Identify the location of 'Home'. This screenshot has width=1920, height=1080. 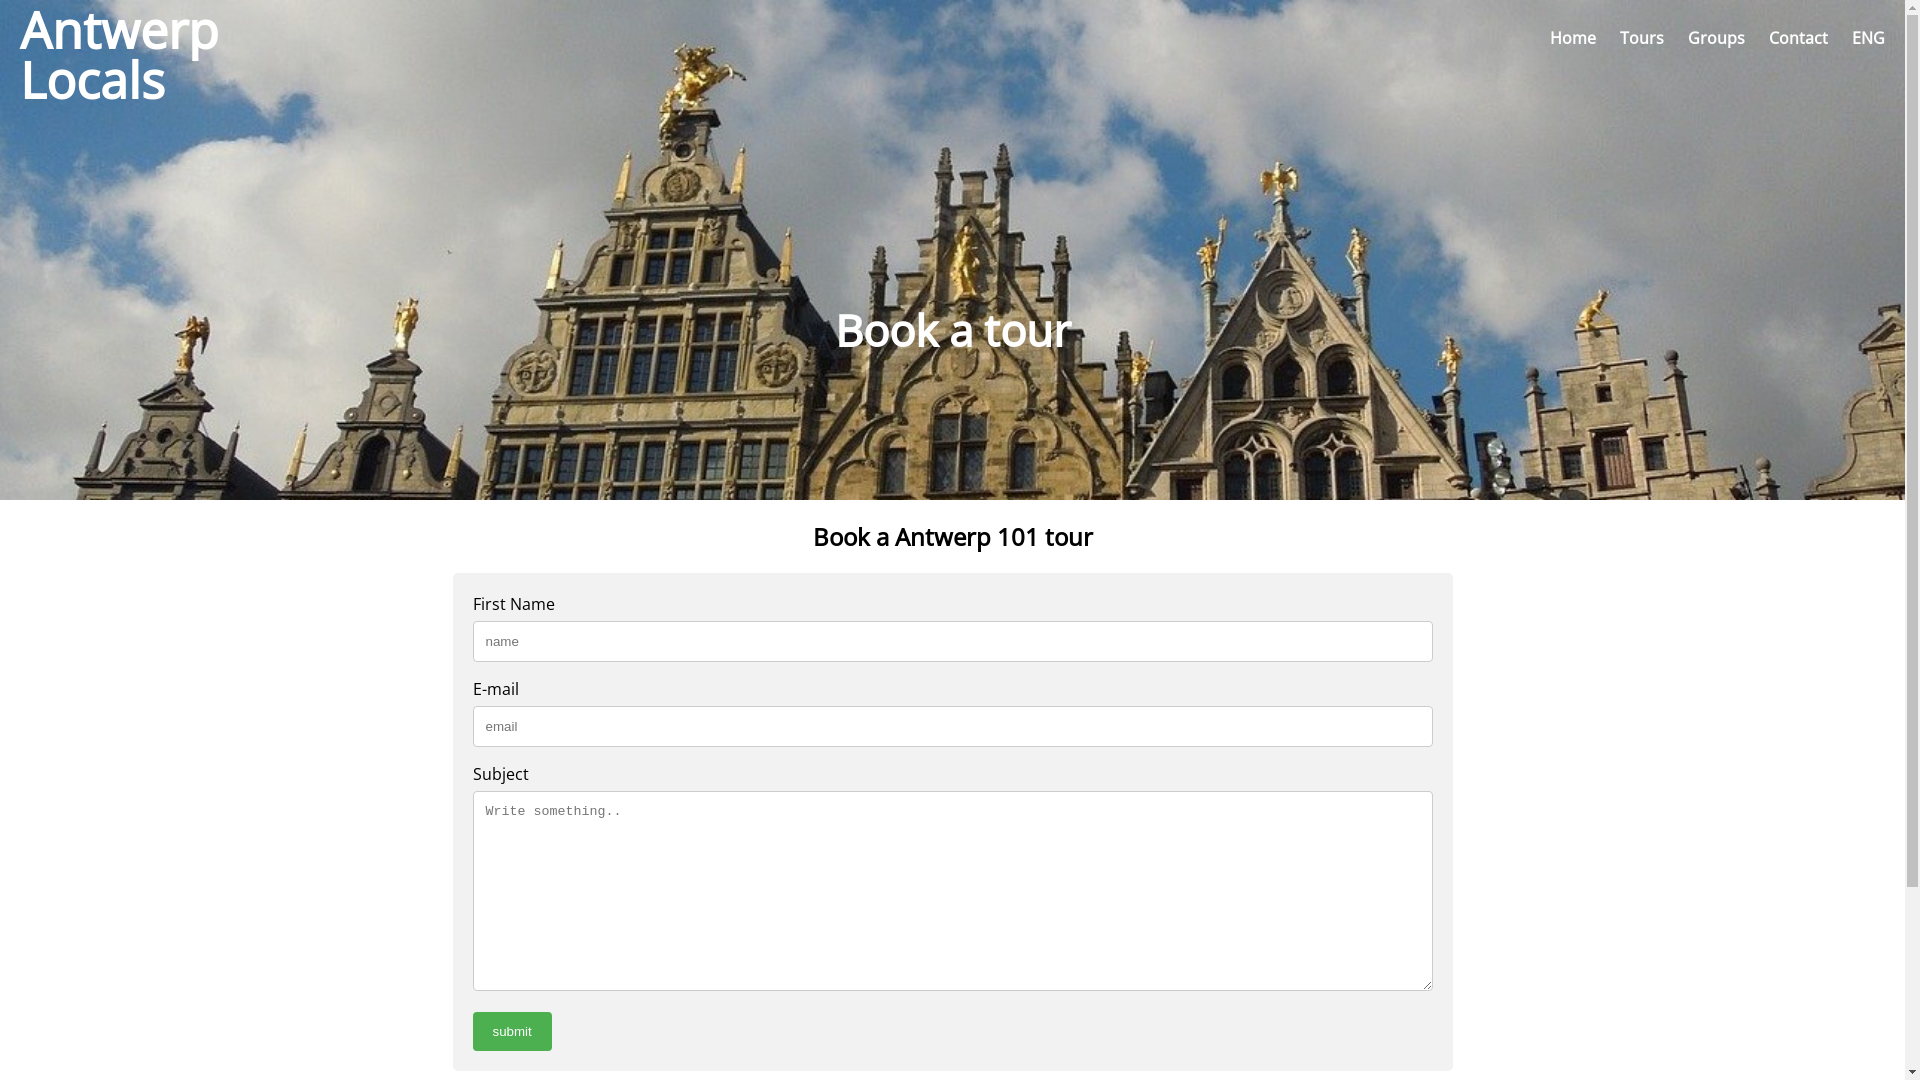
(1572, 38).